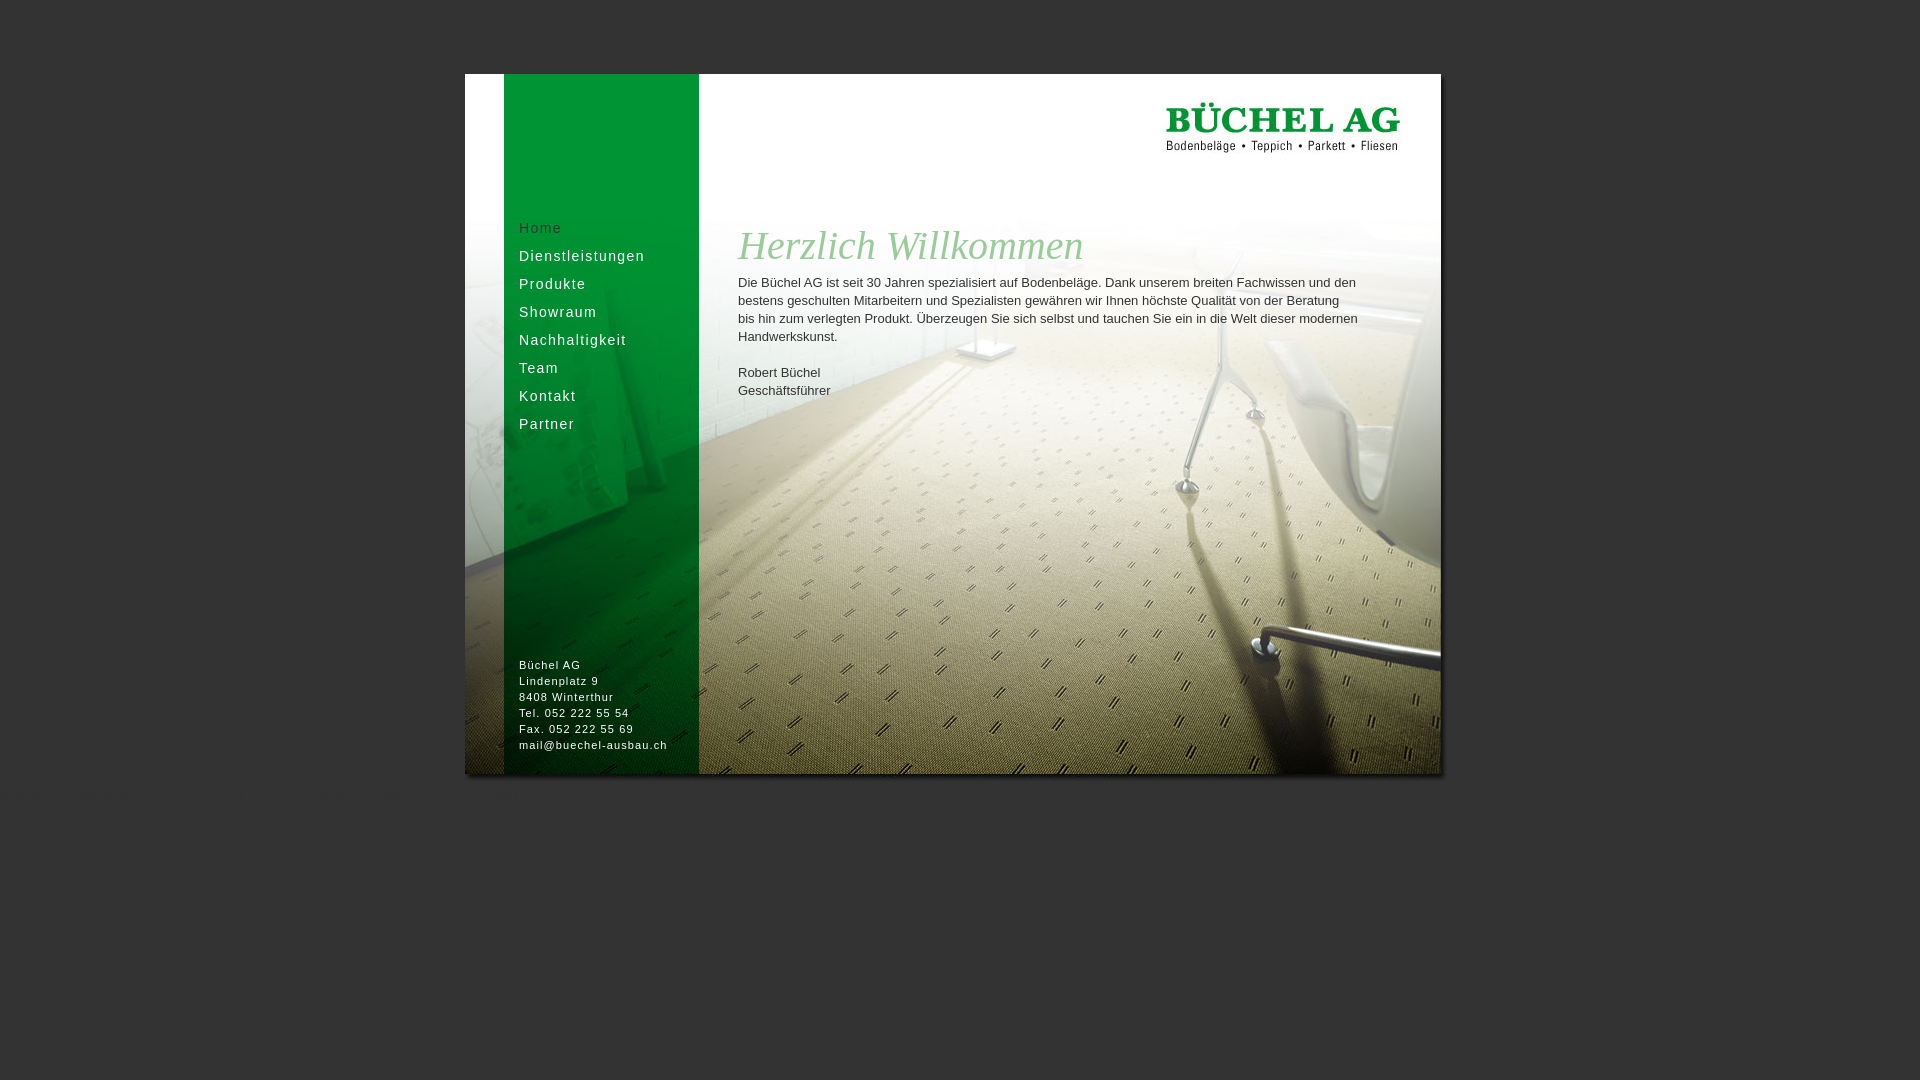 The height and width of the screenshot is (1080, 1920). What do you see at coordinates (547, 396) in the screenshot?
I see `'Kontakt'` at bounding box center [547, 396].